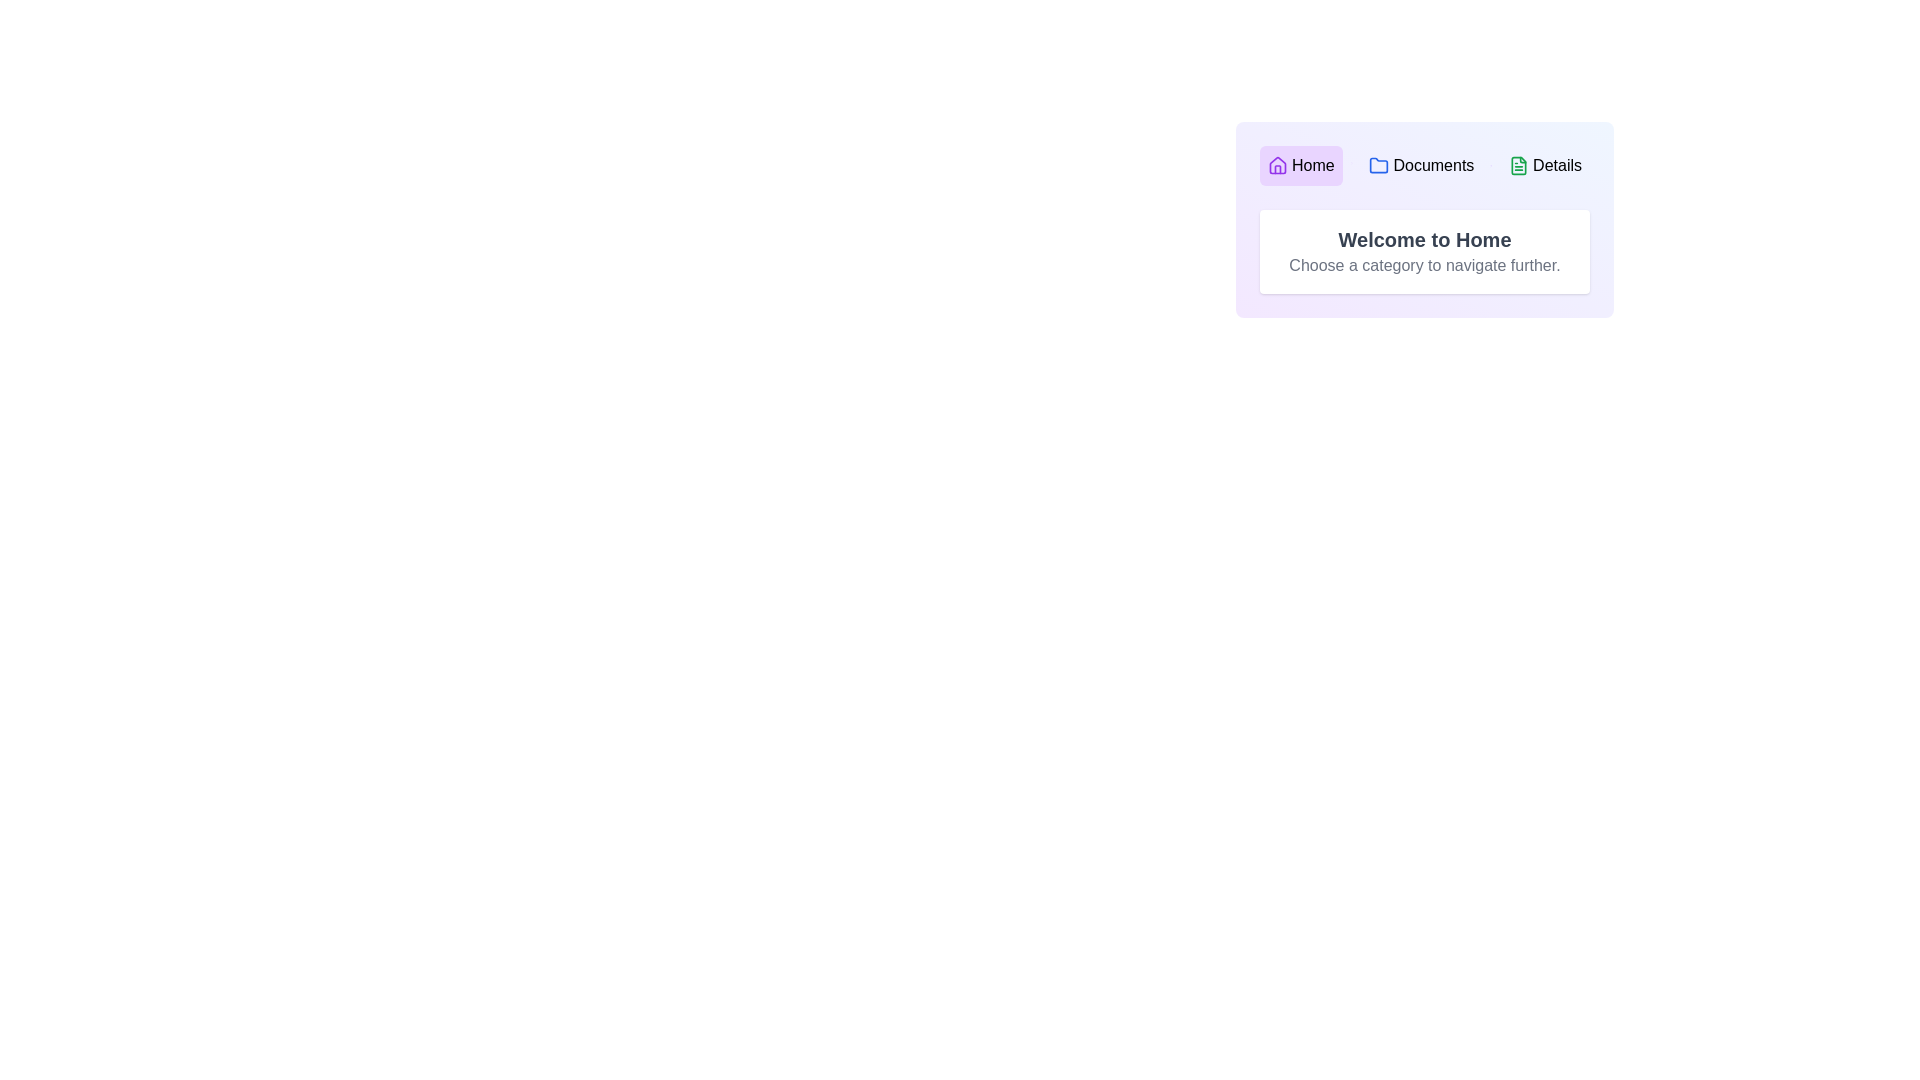  I want to click on the navigational link labeled 'Documents' located in the horizontal navigation bar, positioned to the right of 'Home' and to the left of 'Details', so click(1432, 164).